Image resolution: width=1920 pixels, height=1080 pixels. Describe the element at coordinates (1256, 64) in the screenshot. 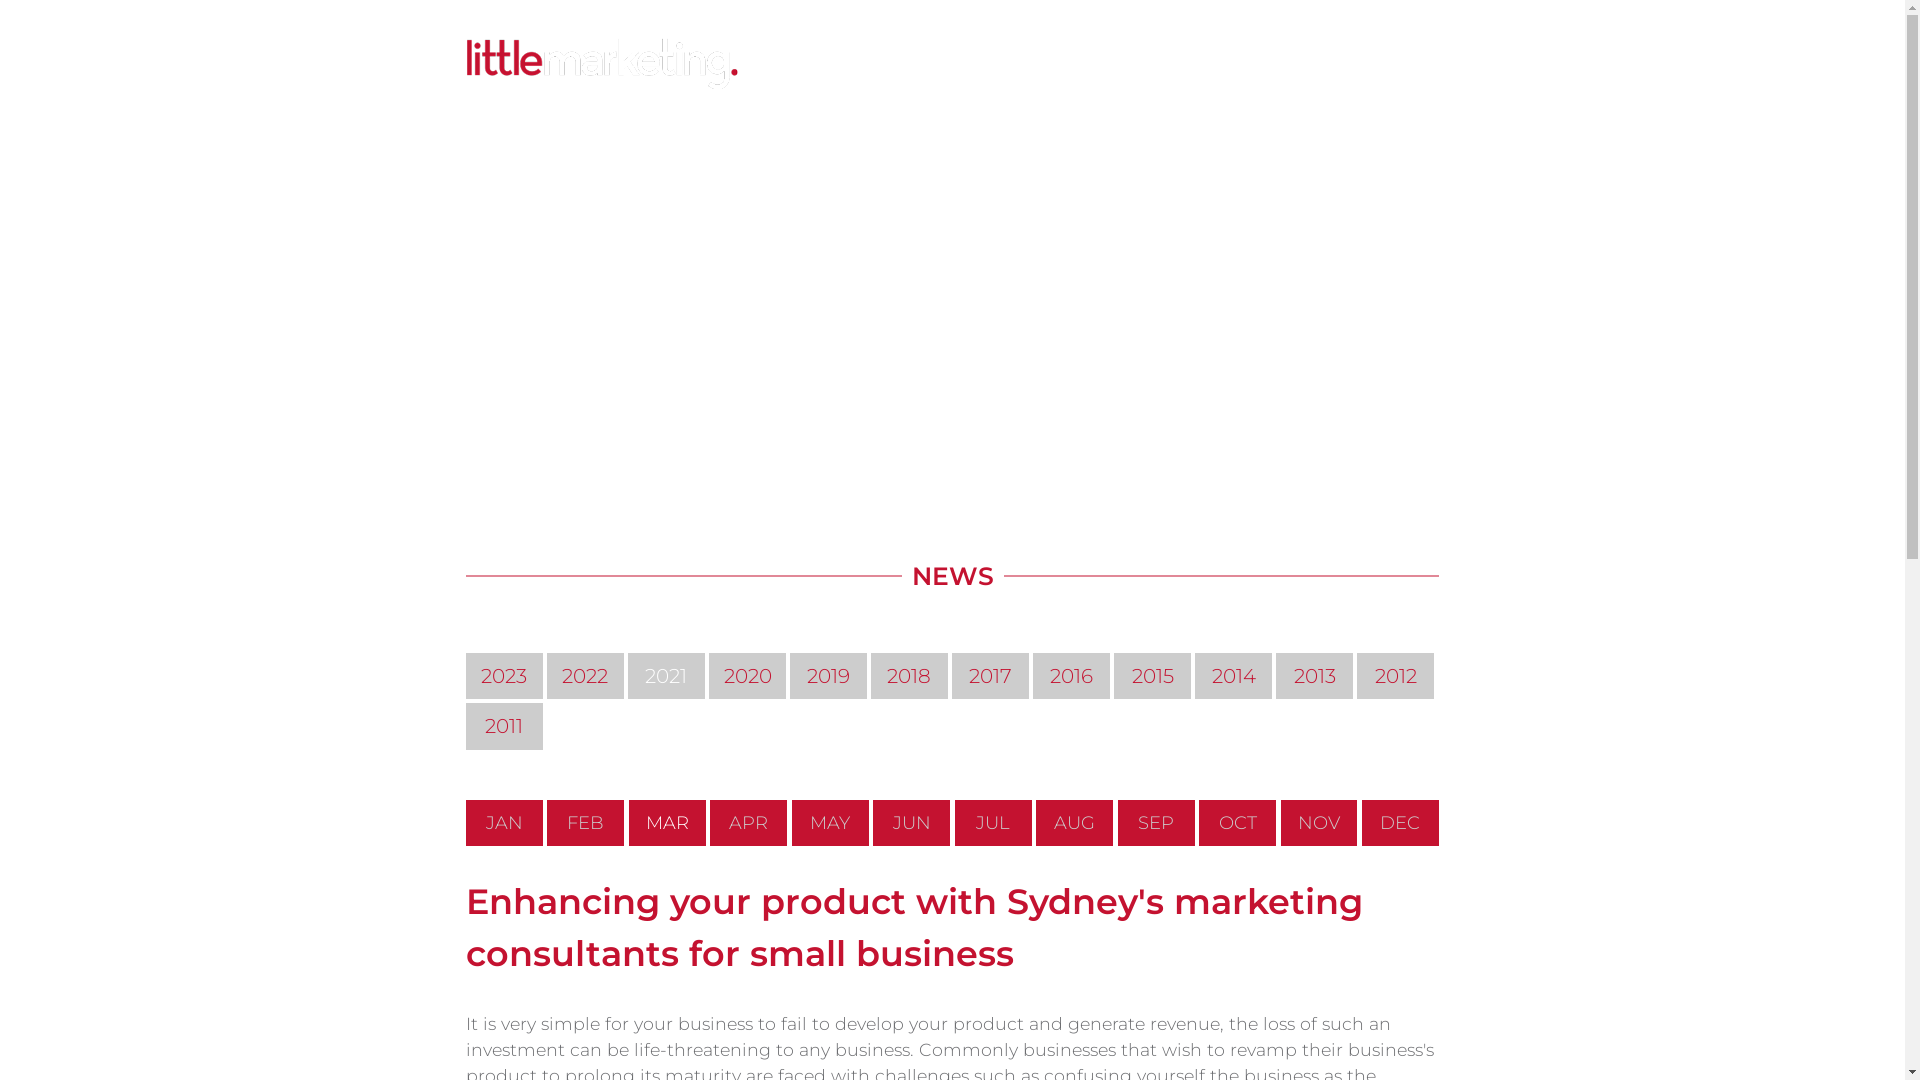

I see `'REVIEWS'` at that location.